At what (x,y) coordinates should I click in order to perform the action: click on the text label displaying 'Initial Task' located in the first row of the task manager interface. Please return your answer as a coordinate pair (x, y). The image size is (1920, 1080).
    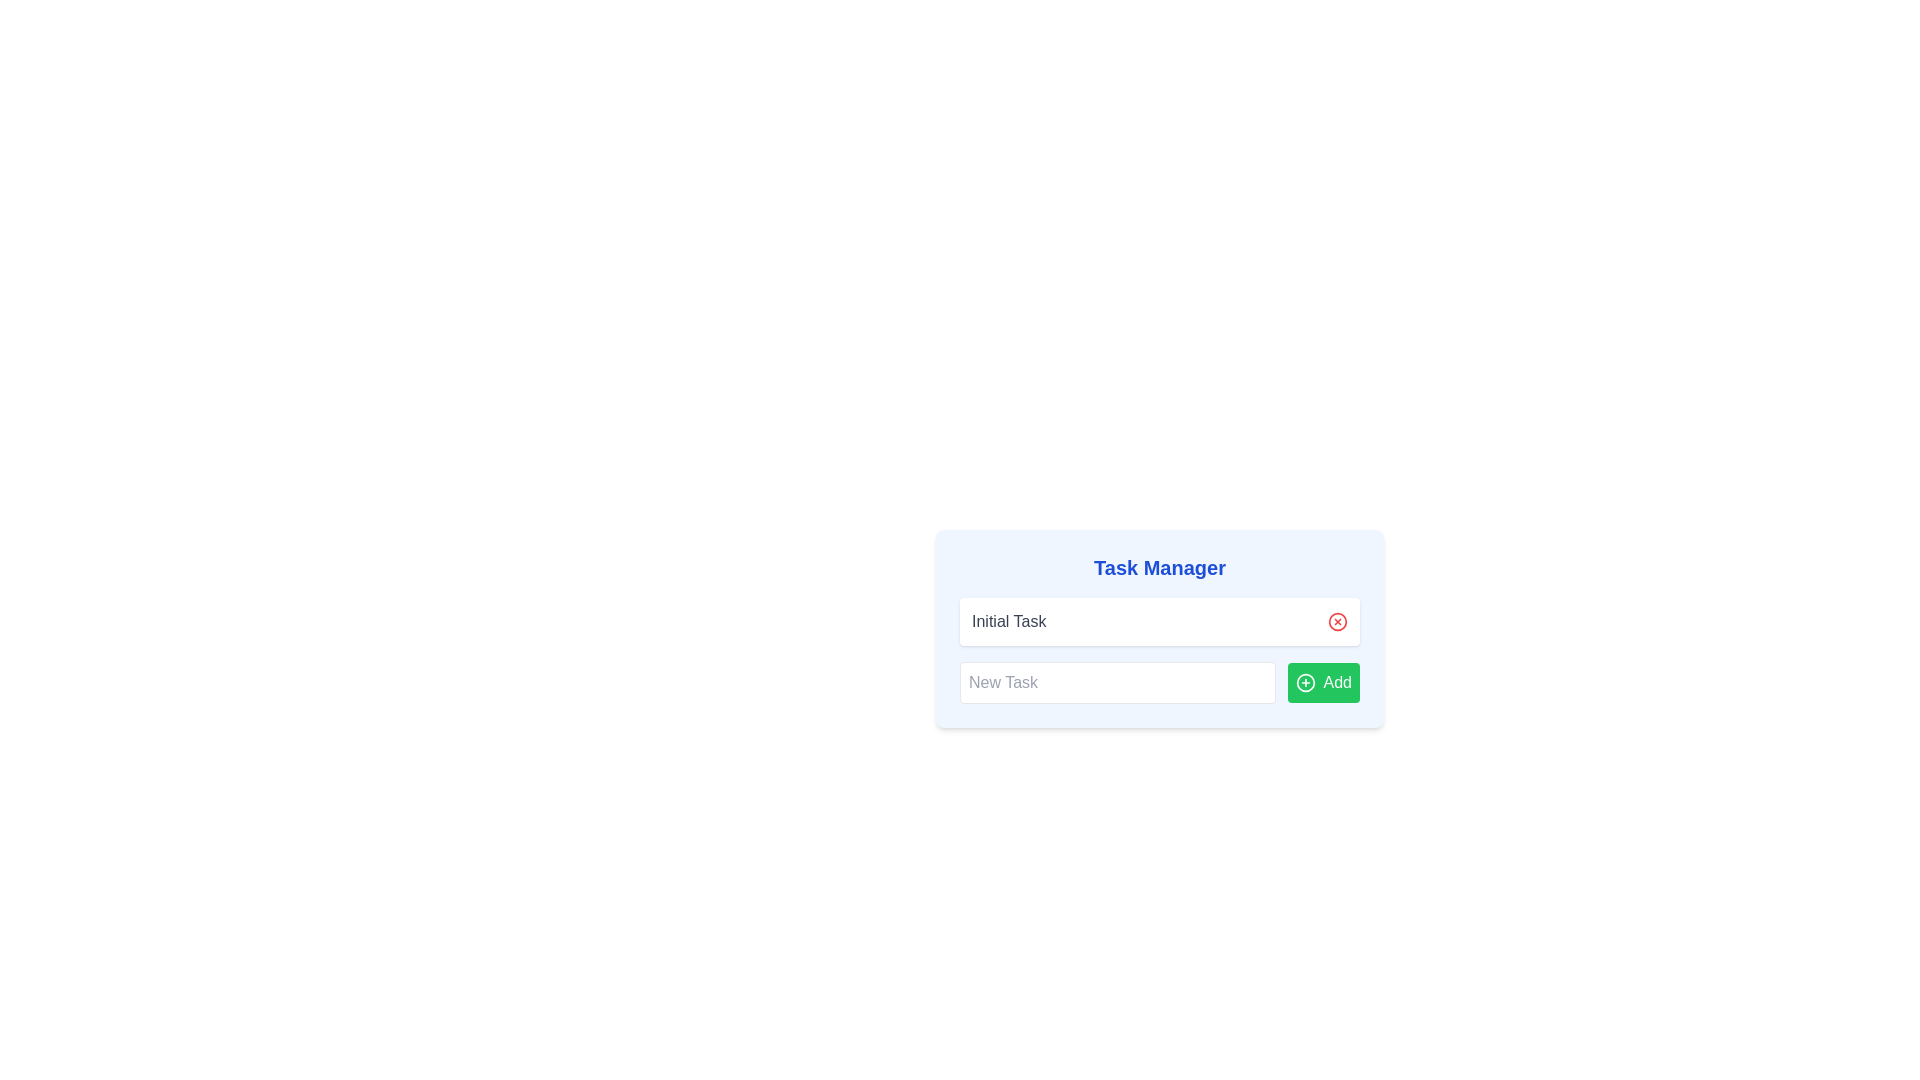
    Looking at the image, I should click on (1009, 620).